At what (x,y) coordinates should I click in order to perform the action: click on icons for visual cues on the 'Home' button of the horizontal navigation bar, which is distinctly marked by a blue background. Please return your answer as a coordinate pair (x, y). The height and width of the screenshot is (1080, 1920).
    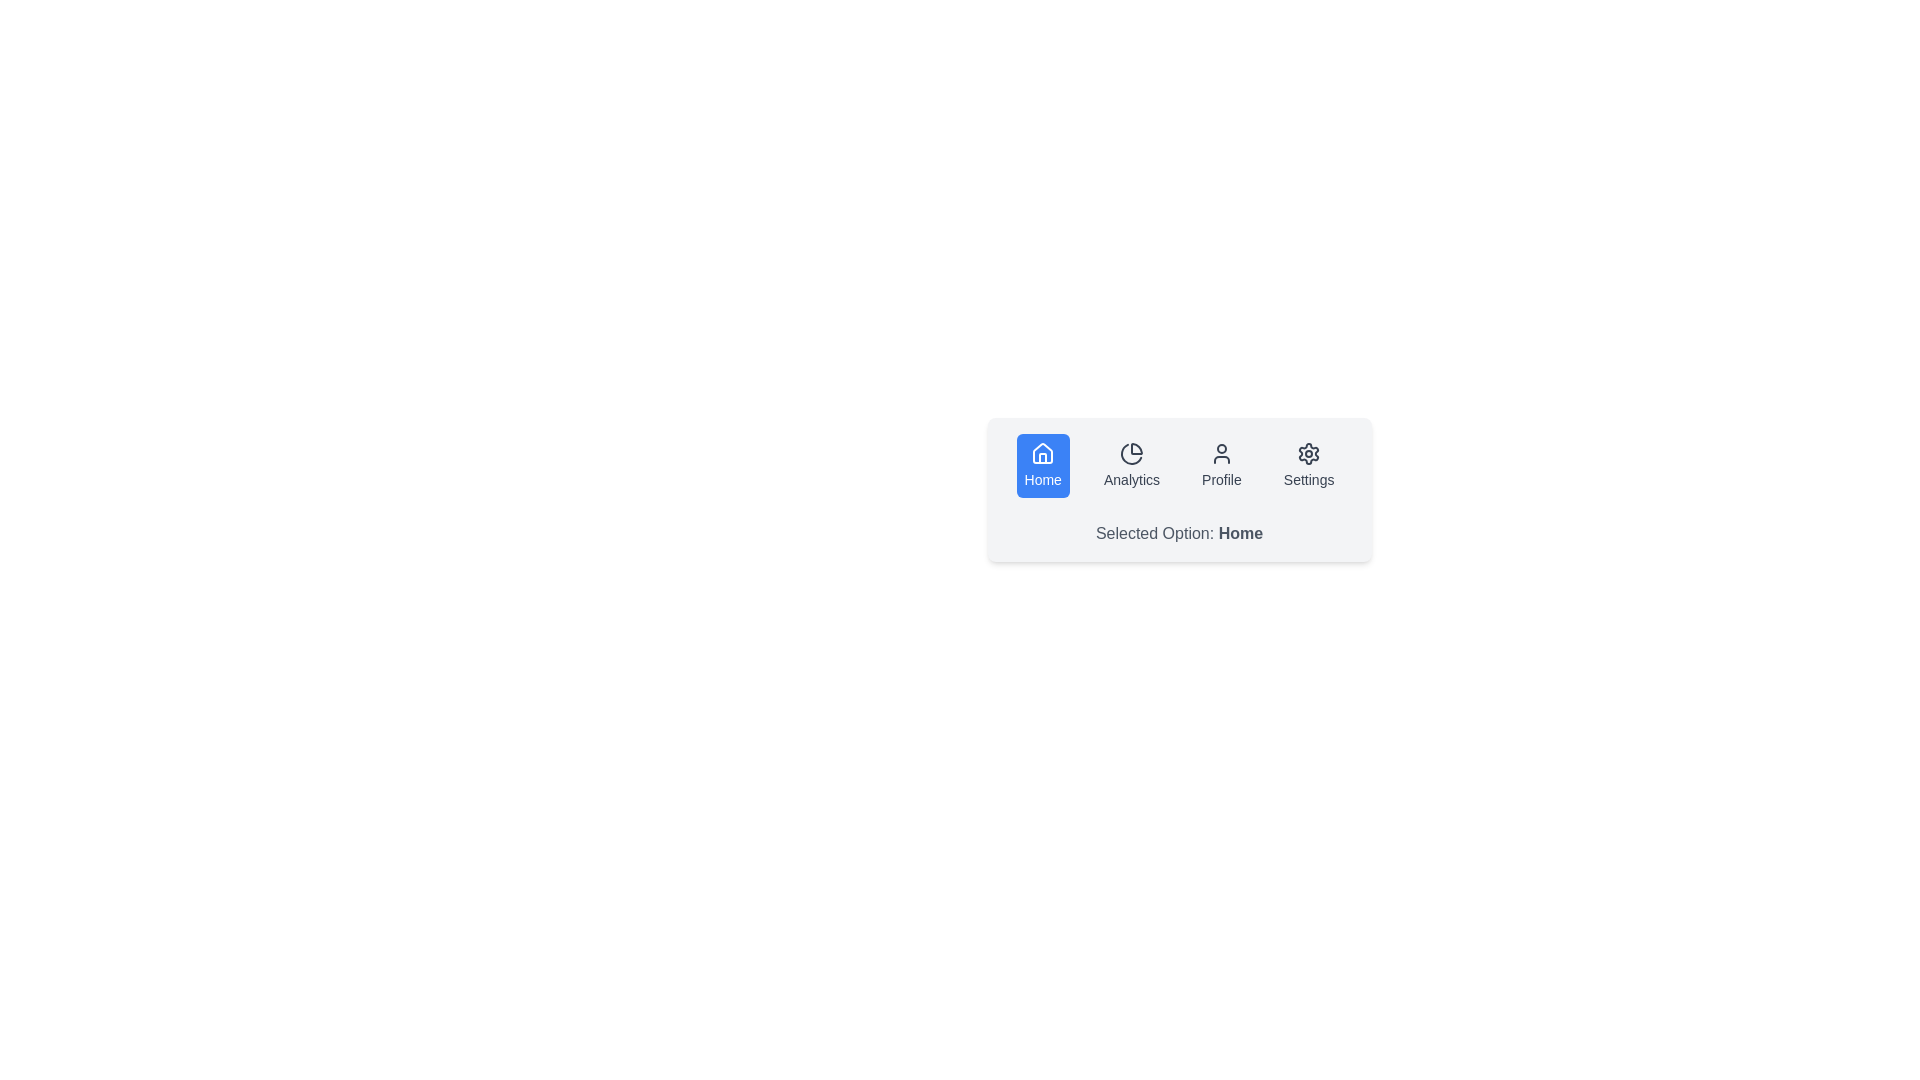
    Looking at the image, I should click on (1179, 466).